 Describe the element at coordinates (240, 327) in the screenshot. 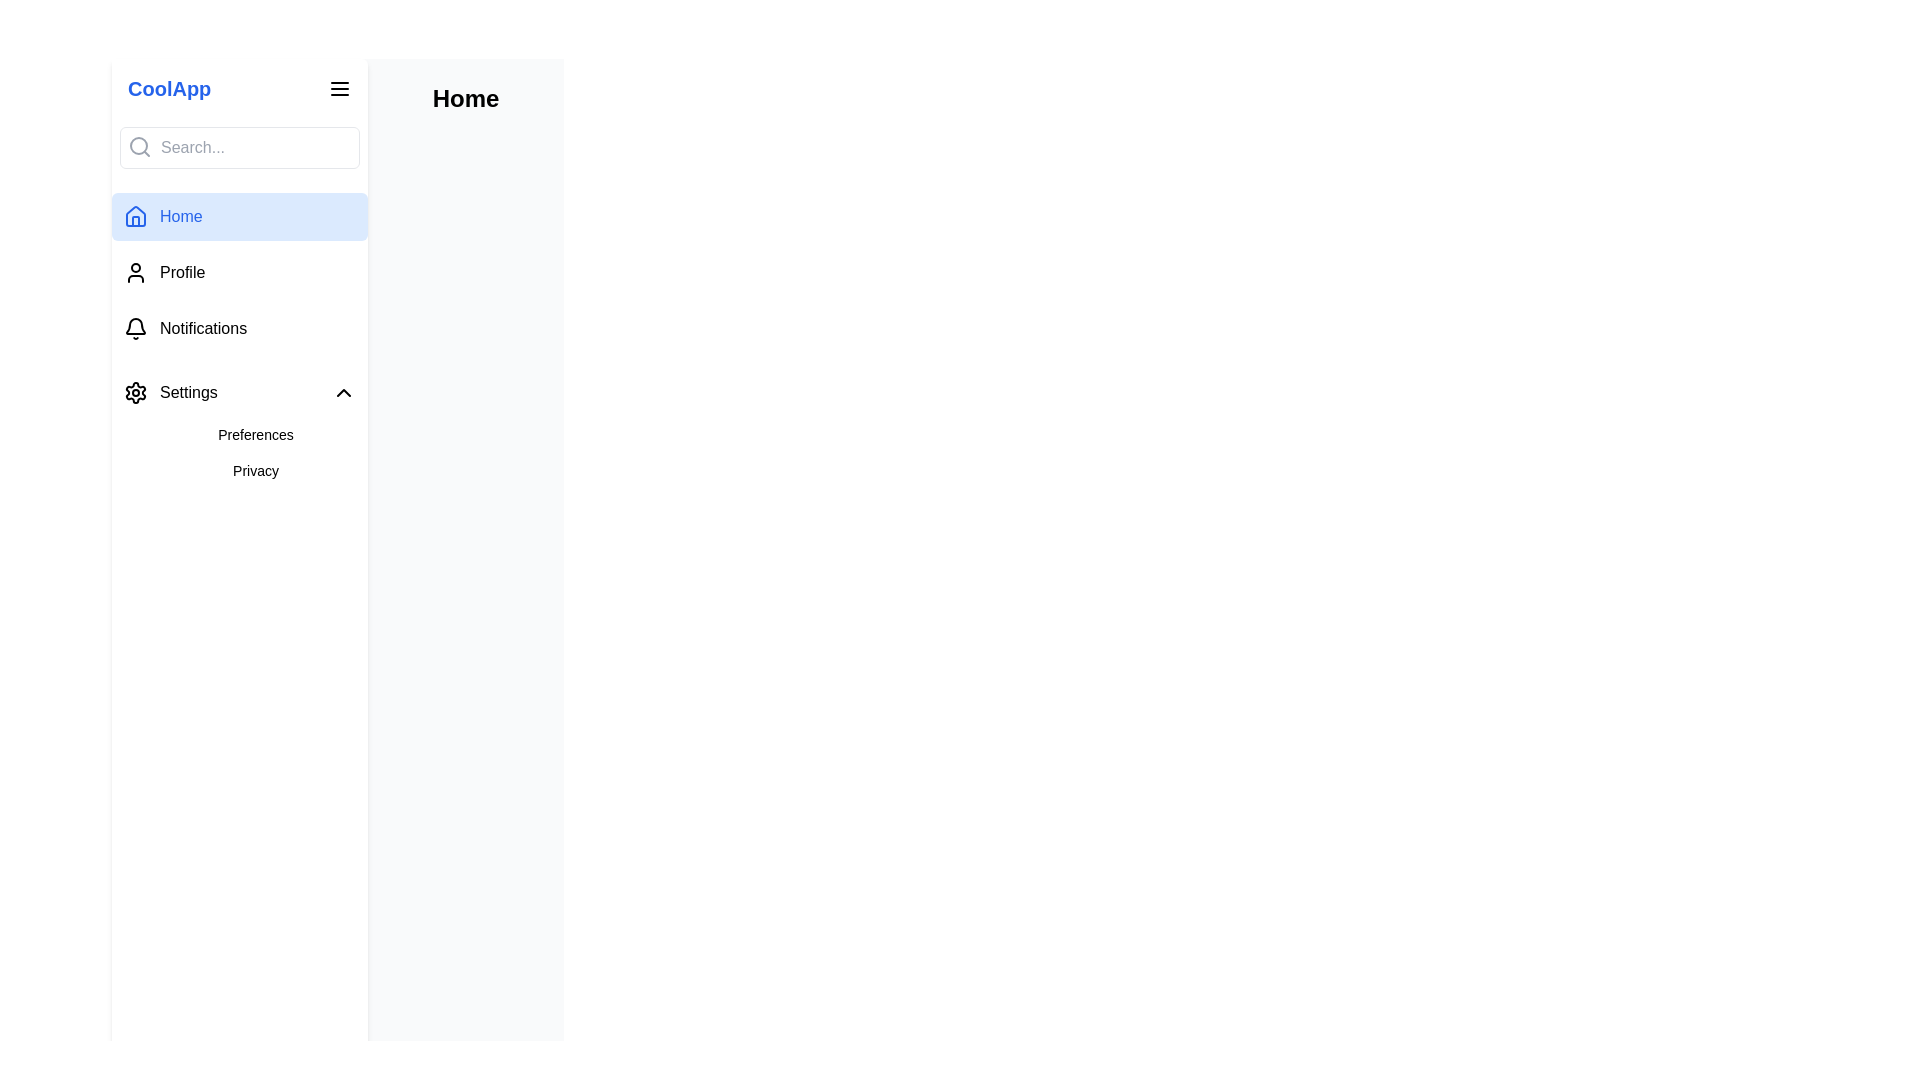

I see `the 'Notifications' navigation link, which features a bell icon followed by the text 'Notifications', located as the third item in the sidebar navigation list` at that location.